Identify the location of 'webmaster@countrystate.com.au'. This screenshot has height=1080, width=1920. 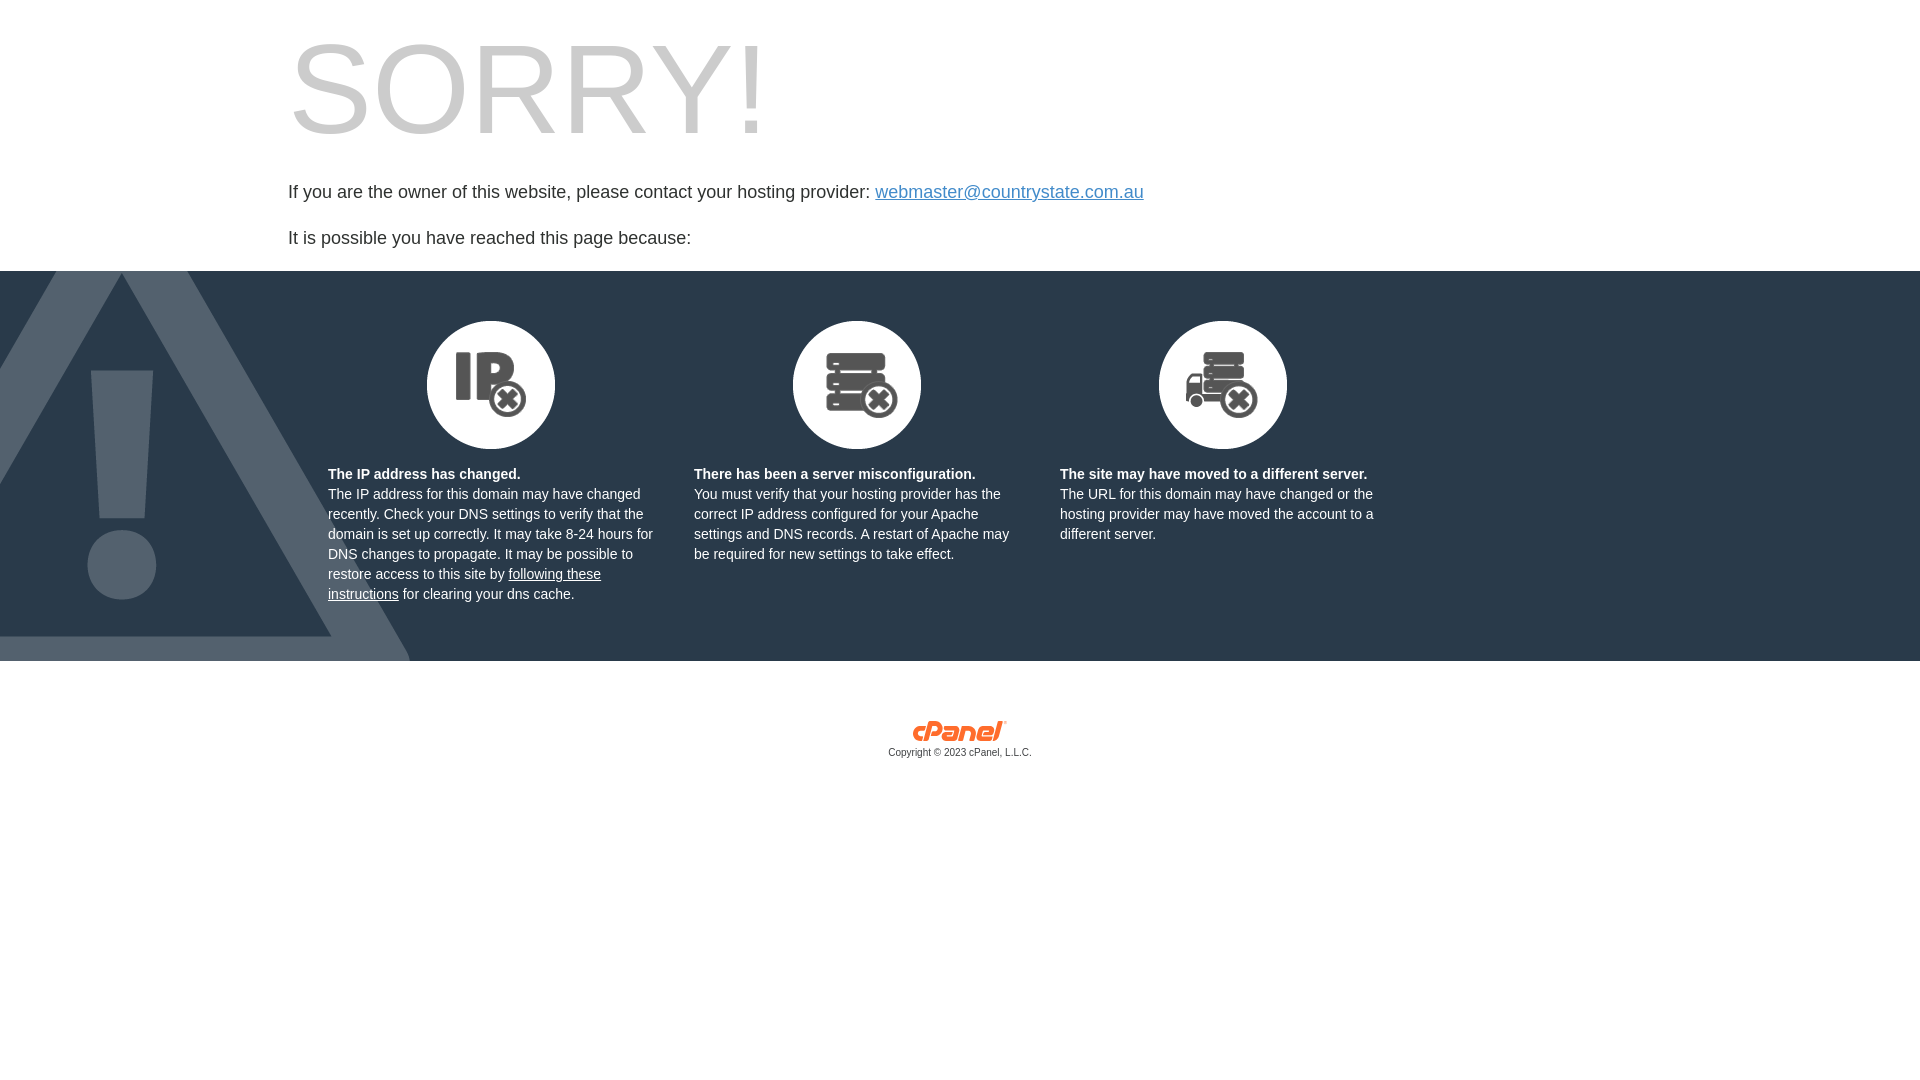
(1008, 192).